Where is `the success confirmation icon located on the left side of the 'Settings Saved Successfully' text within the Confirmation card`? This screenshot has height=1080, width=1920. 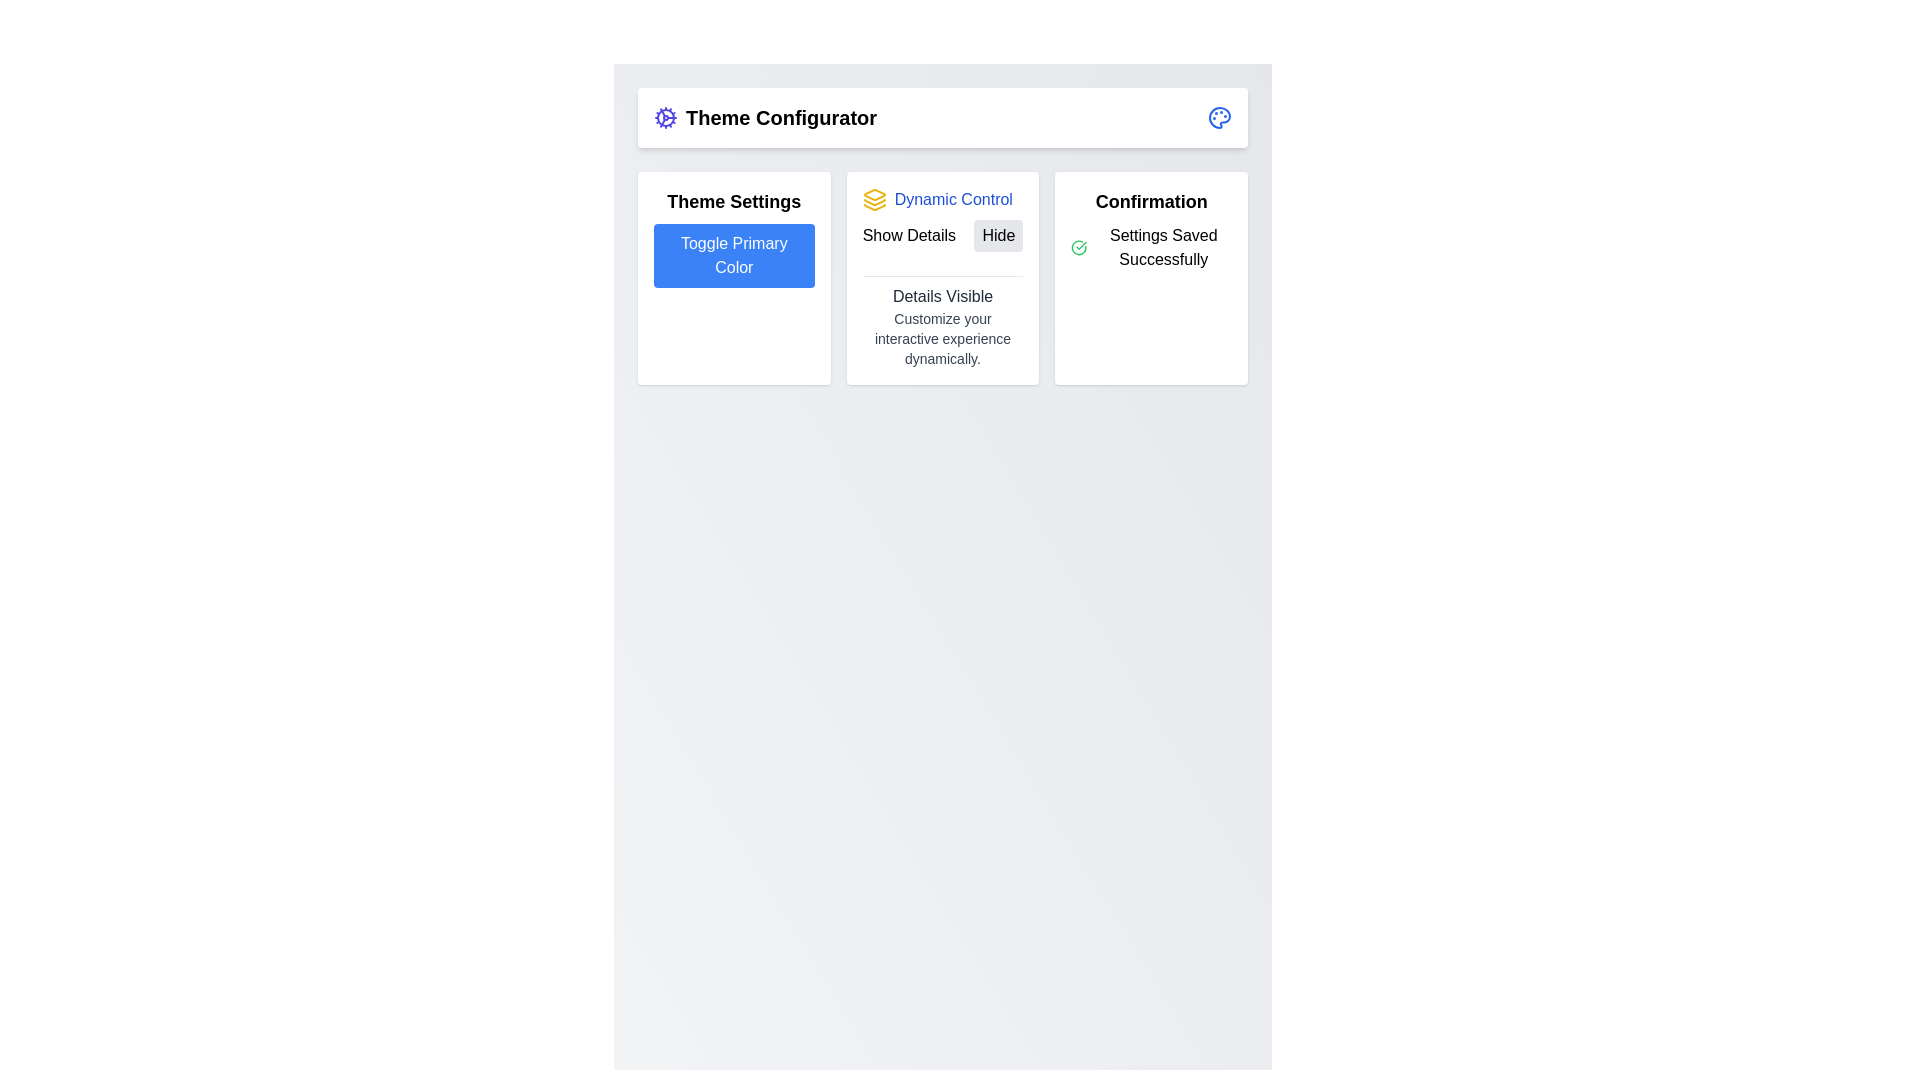
the success confirmation icon located on the left side of the 'Settings Saved Successfully' text within the Confirmation card is located at coordinates (1078, 246).